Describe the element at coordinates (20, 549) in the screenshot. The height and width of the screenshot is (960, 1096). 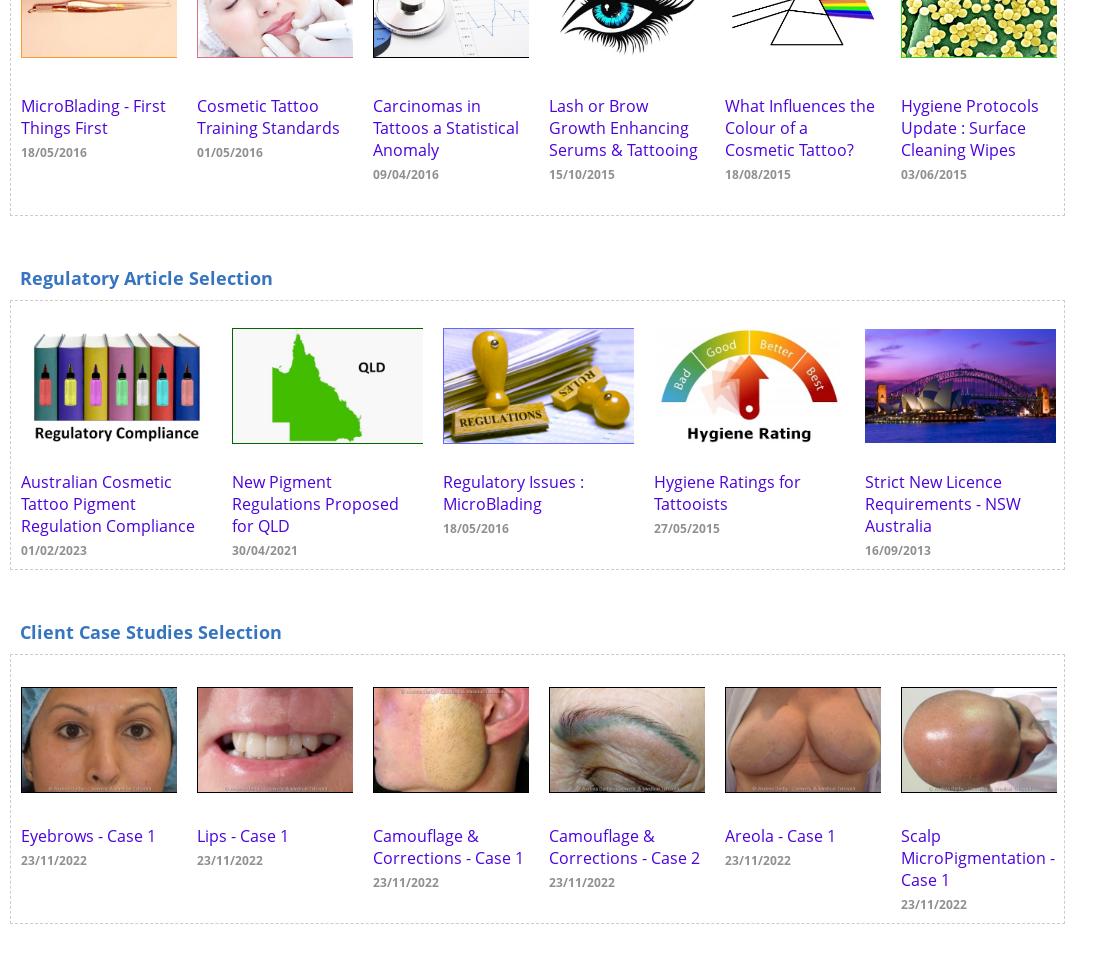
I see `'01/02/2023'` at that location.